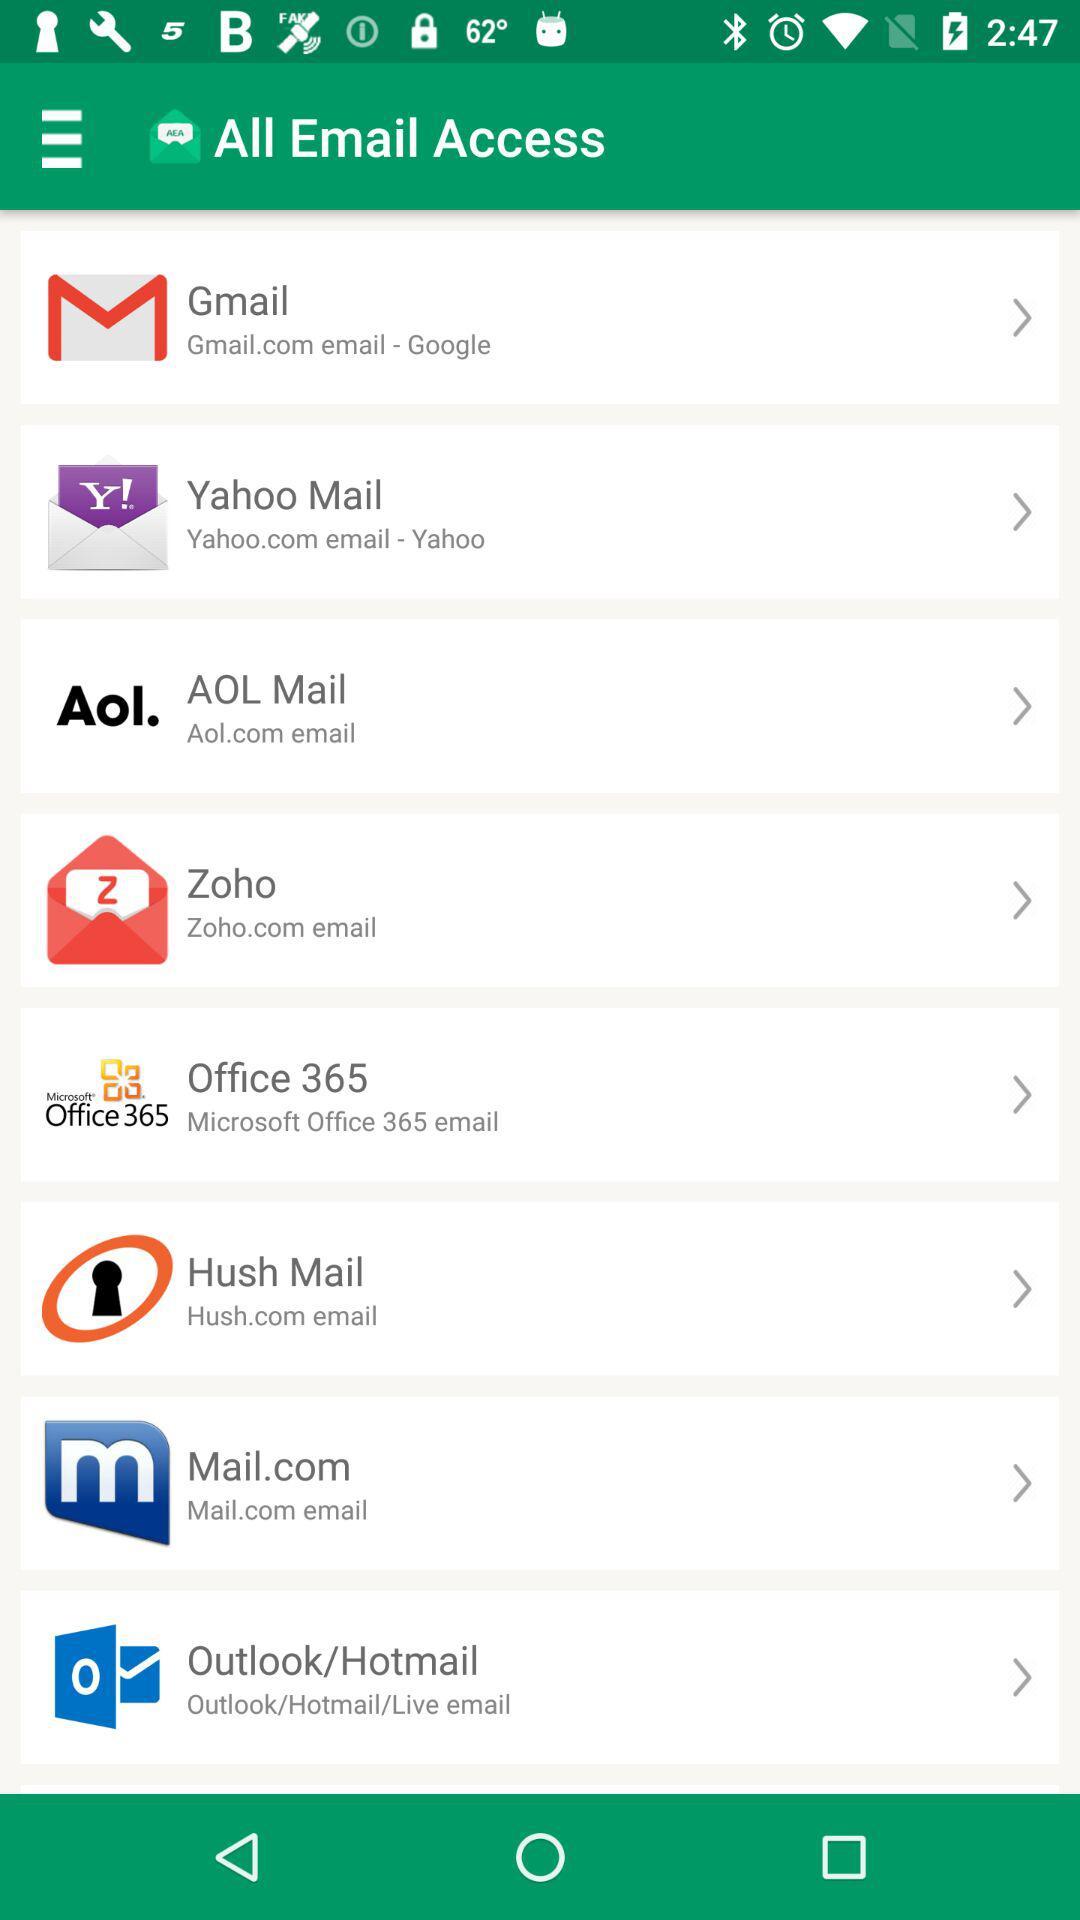 The image size is (1080, 1920). Describe the element at coordinates (285, 493) in the screenshot. I see `icon below the gmail com email` at that location.